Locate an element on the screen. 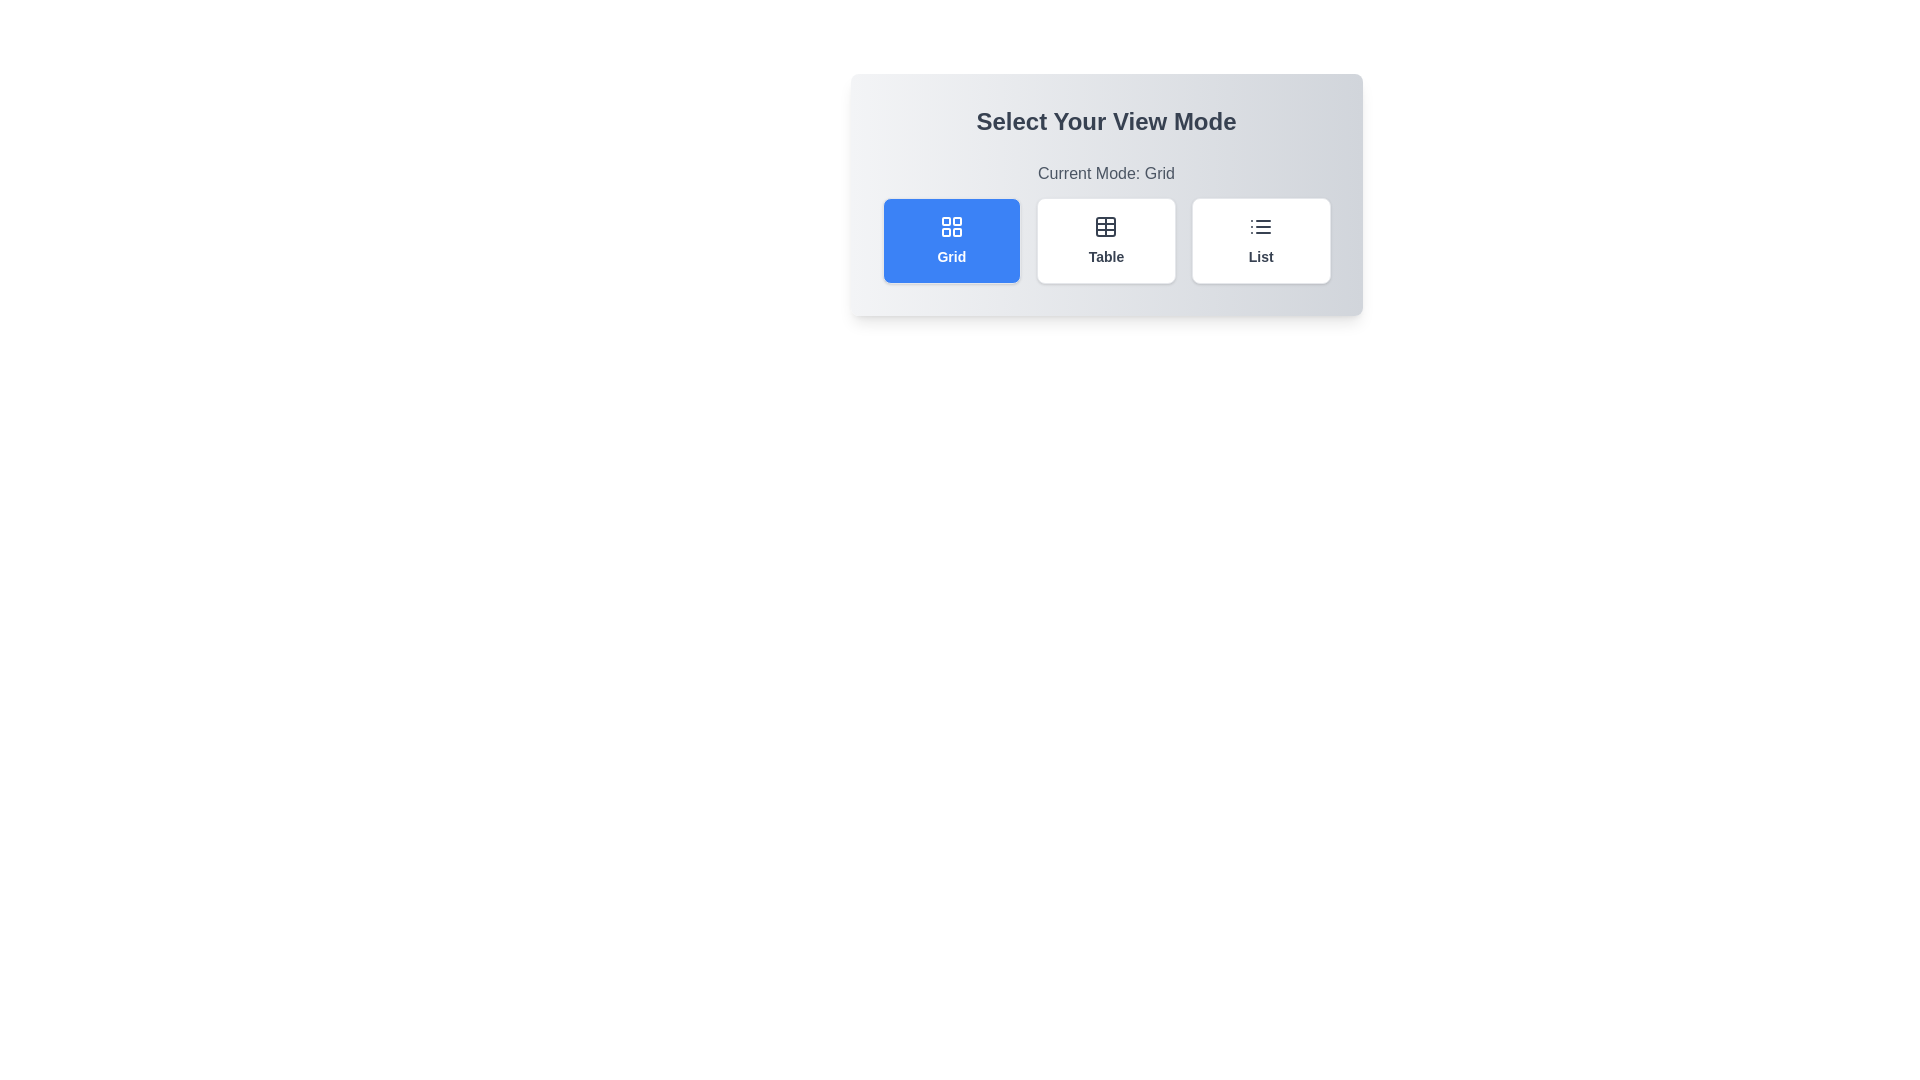 This screenshot has width=1920, height=1080. the blue 'Grid' button with white text and grid icon located at the center of the interface is located at coordinates (950, 239).